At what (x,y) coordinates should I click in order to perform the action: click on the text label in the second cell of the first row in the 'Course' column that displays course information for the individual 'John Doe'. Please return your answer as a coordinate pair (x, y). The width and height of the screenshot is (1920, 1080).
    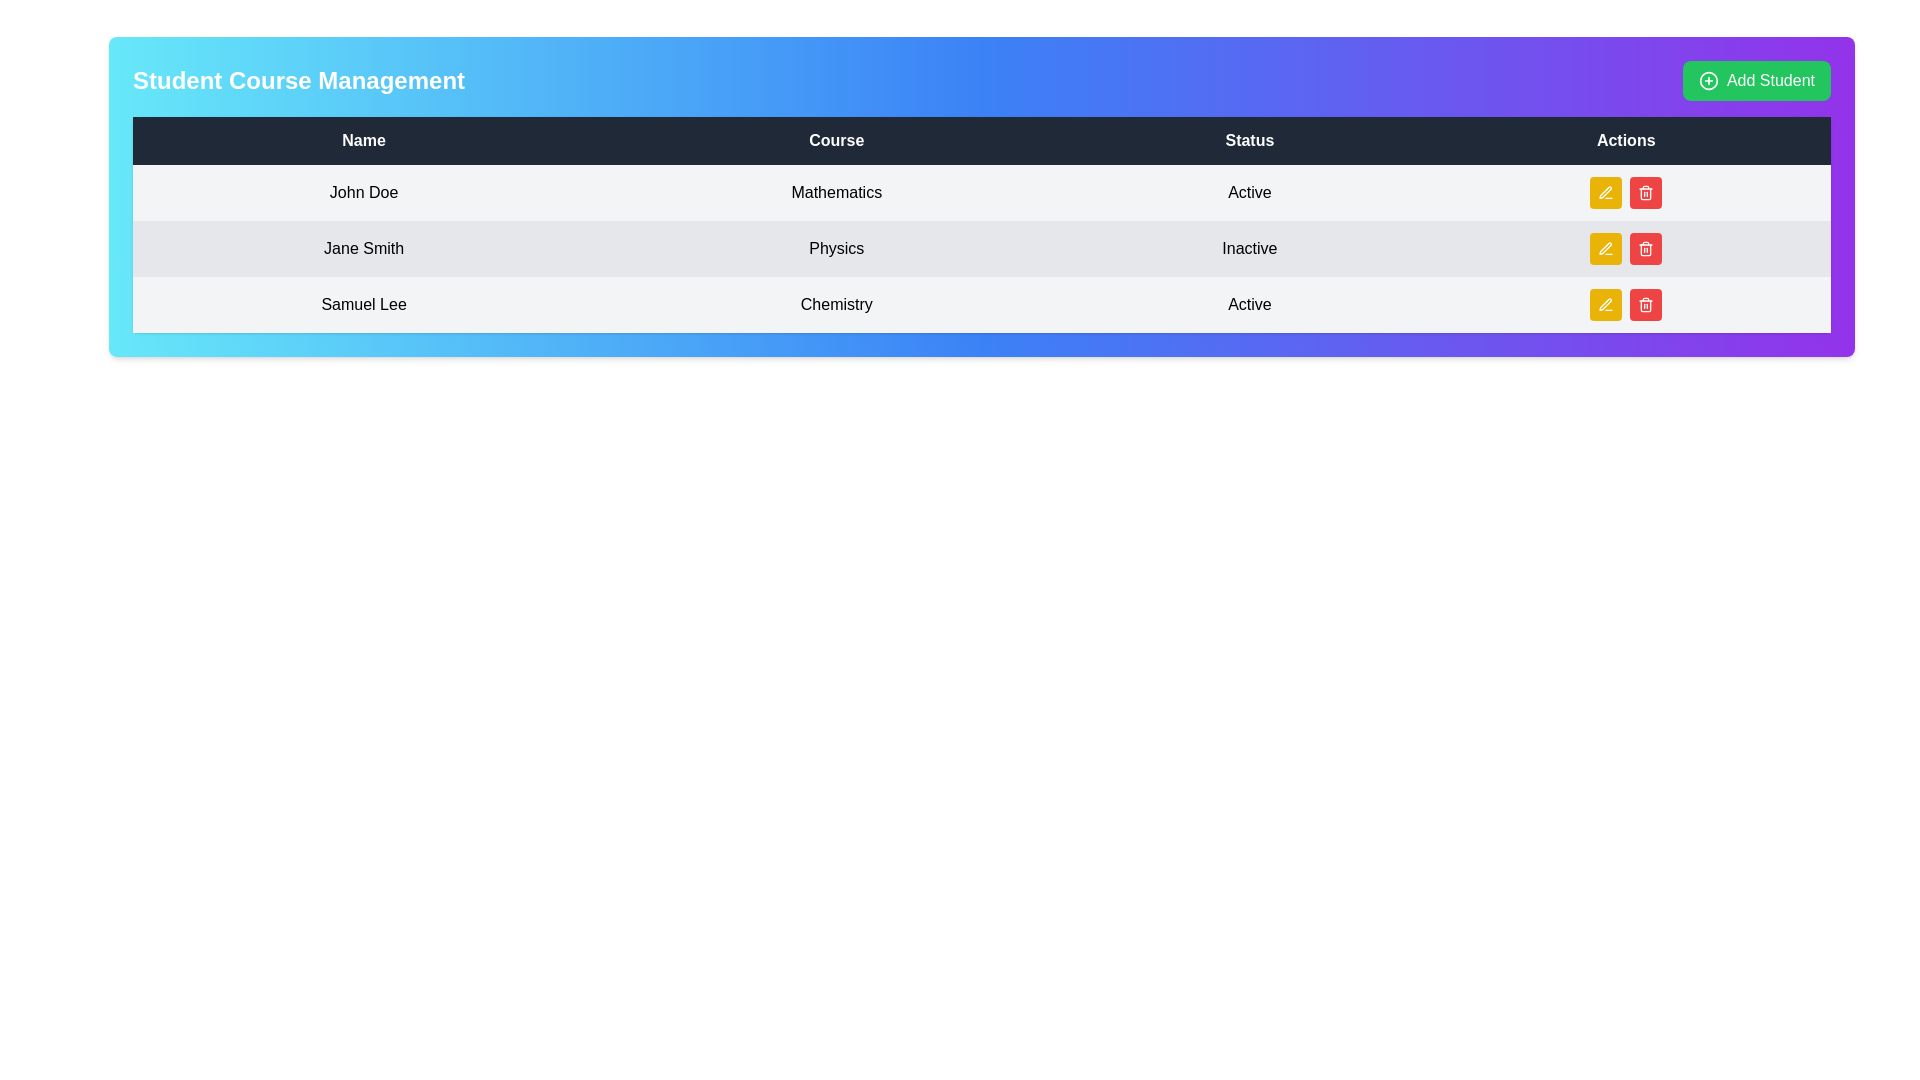
    Looking at the image, I should click on (836, 192).